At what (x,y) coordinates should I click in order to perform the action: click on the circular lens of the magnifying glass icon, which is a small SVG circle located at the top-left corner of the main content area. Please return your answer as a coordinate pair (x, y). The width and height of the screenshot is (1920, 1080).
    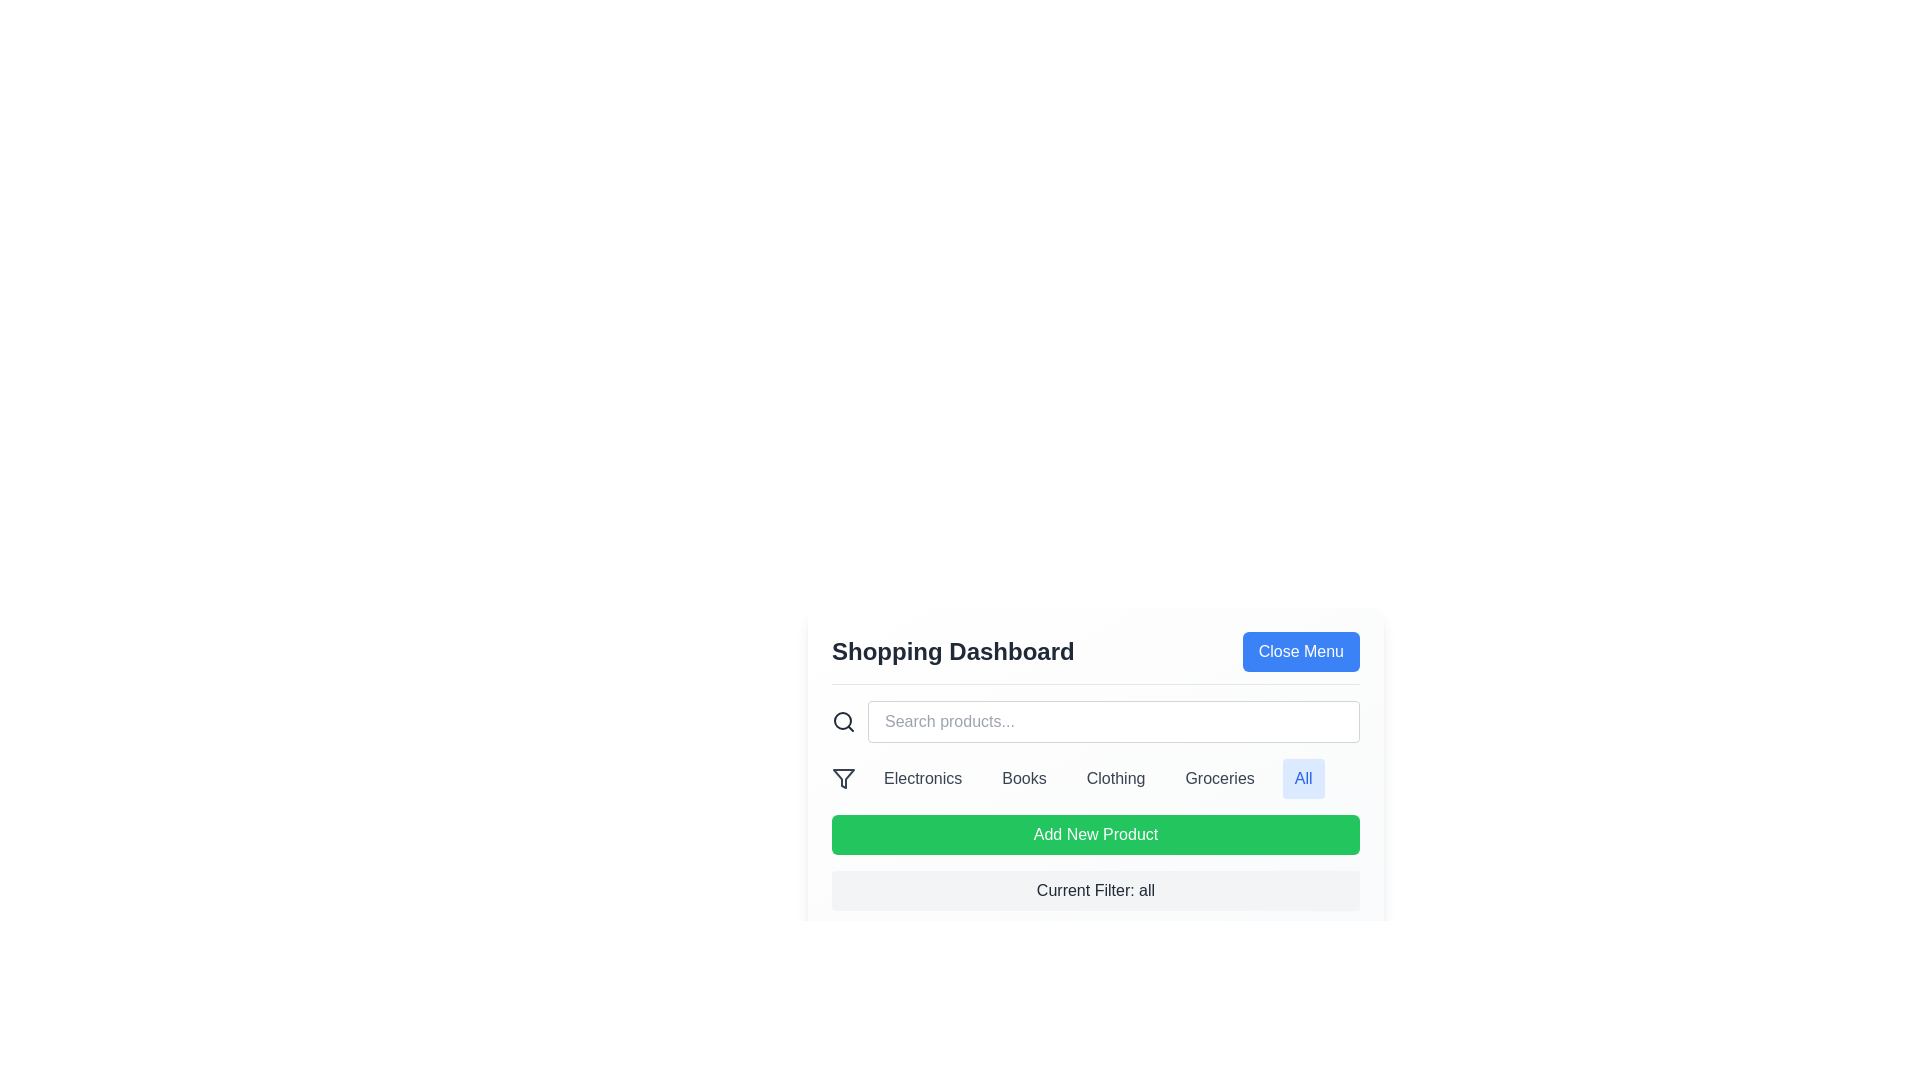
    Looking at the image, I should click on (843, 721).